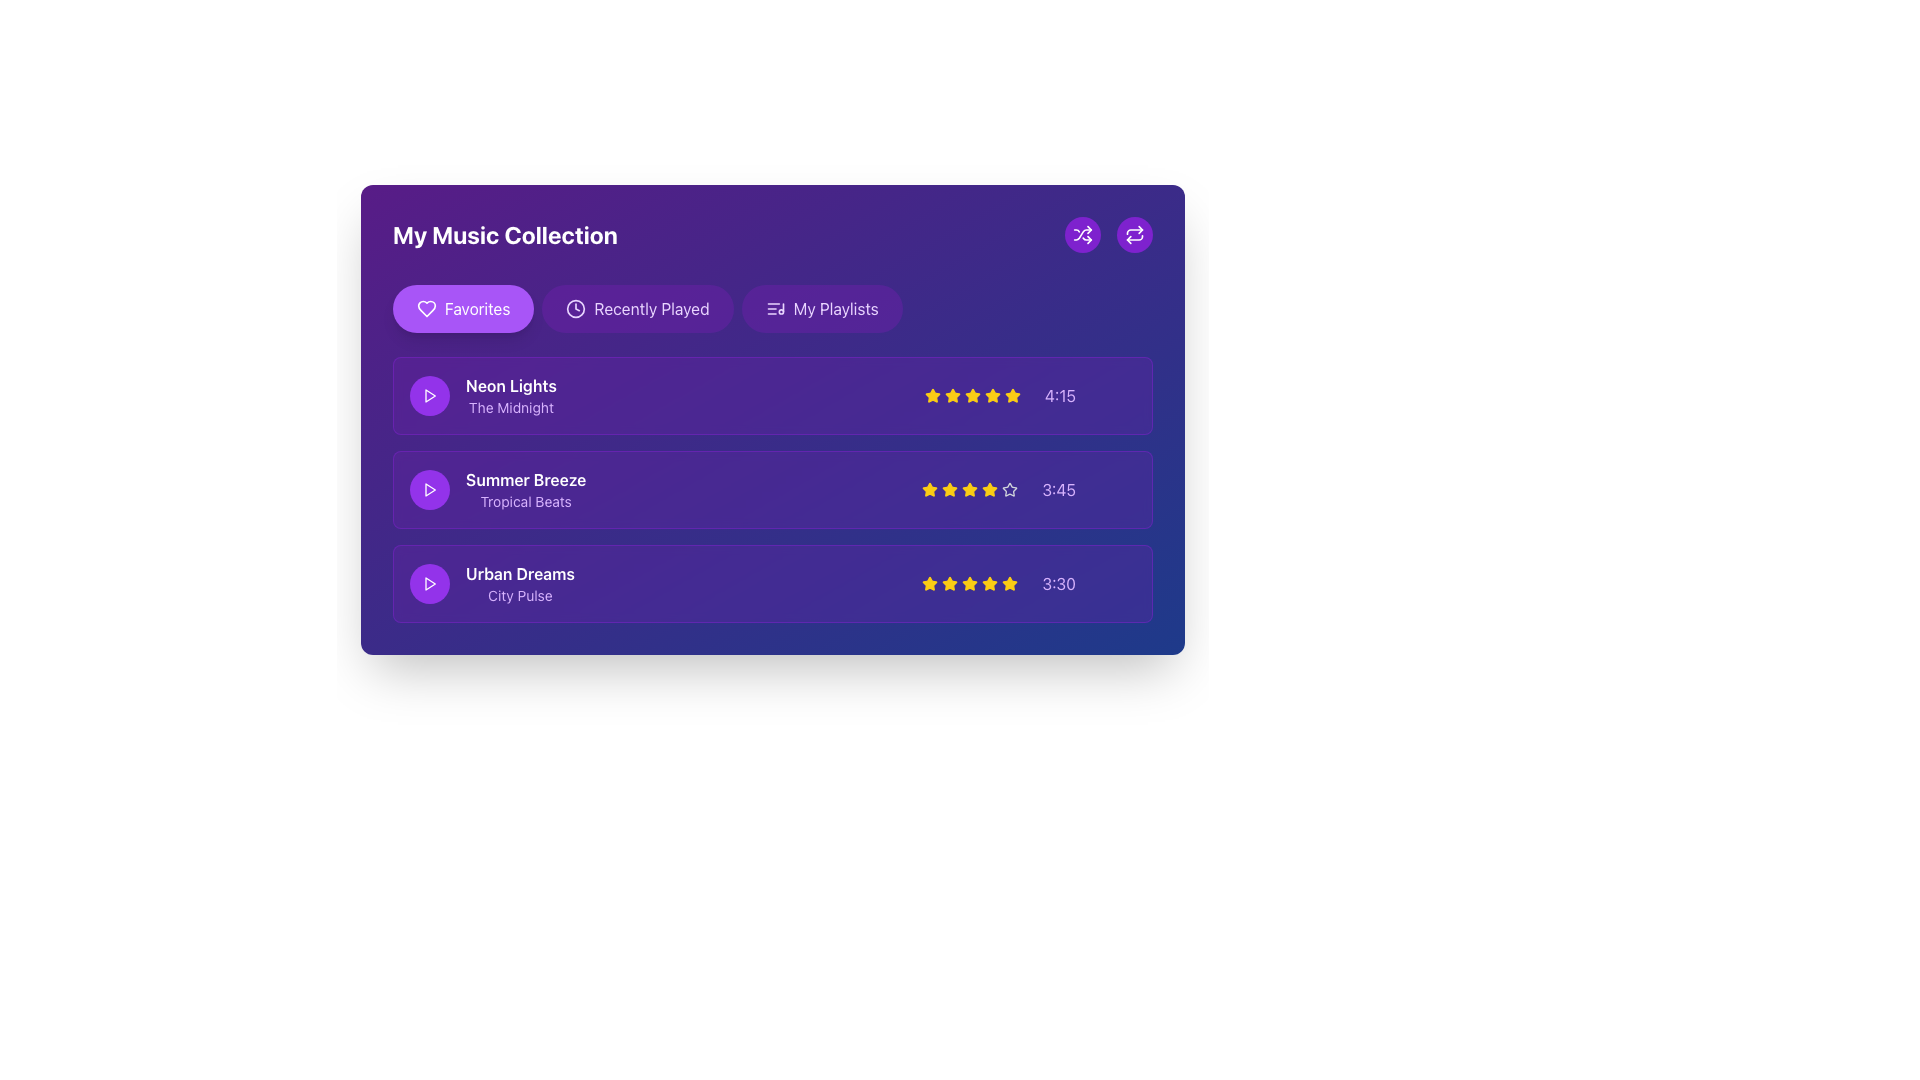 Image resolution: width=1920 pixels, height=1080 pixels. What do you see at coordinates (652, 308) in the screenshot?
I see `the filter button for 'Recently Played' items located between 'Favorites' and 'My Playlists' in the 'My Music Collection' section` at bounding box center [652, 308].